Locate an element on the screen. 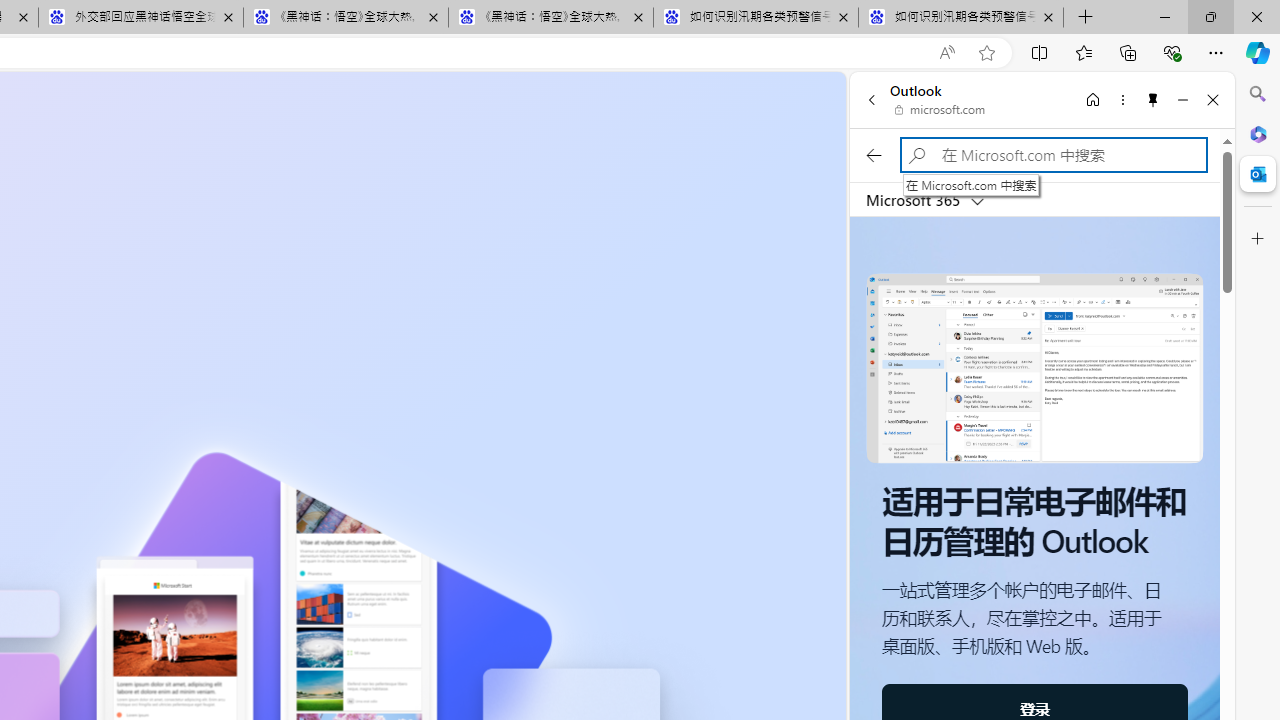 The width and height of the screenshot is (1280, 720). 'microsoft.com' is located at coordinates (939, 110).